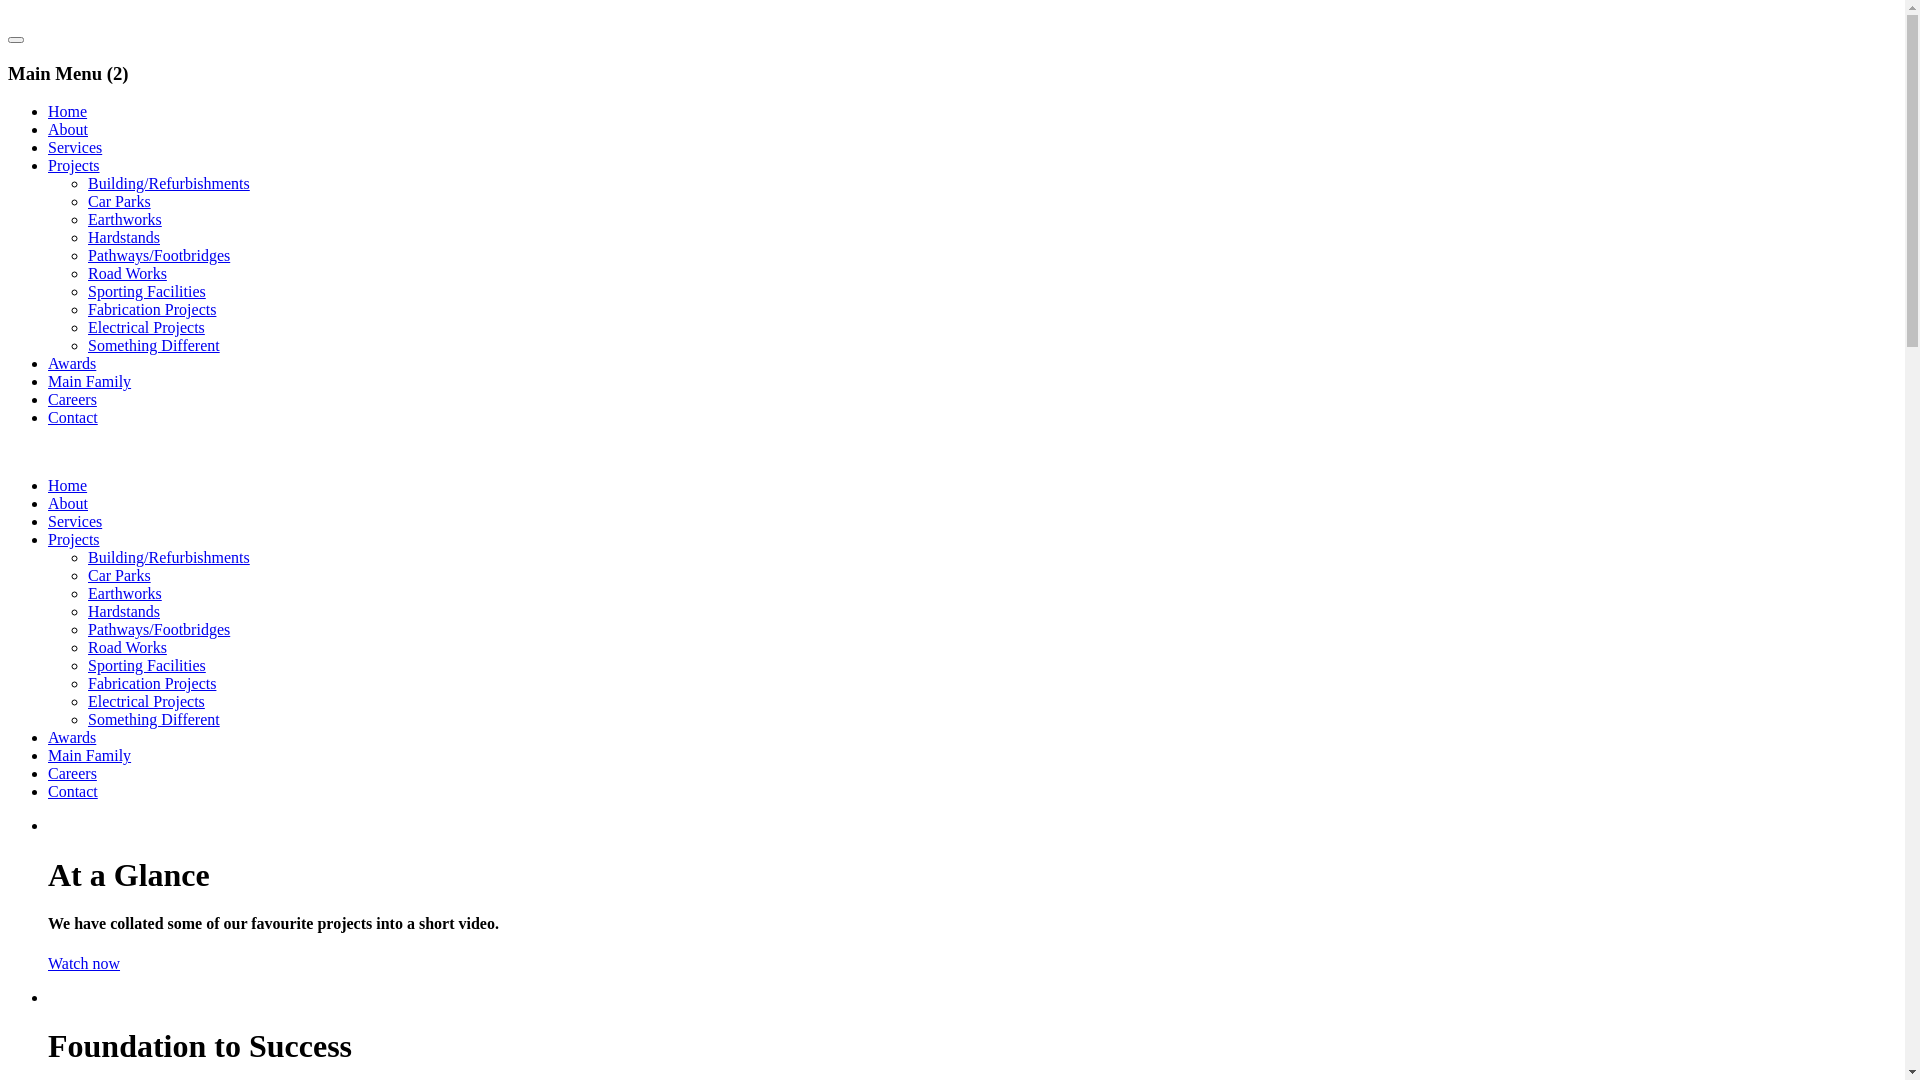 The image size is (1920, 1080). Describe the element at coordinates (168, 183) in the screenshot. I see `'Building/Refurbishments'` at that location.